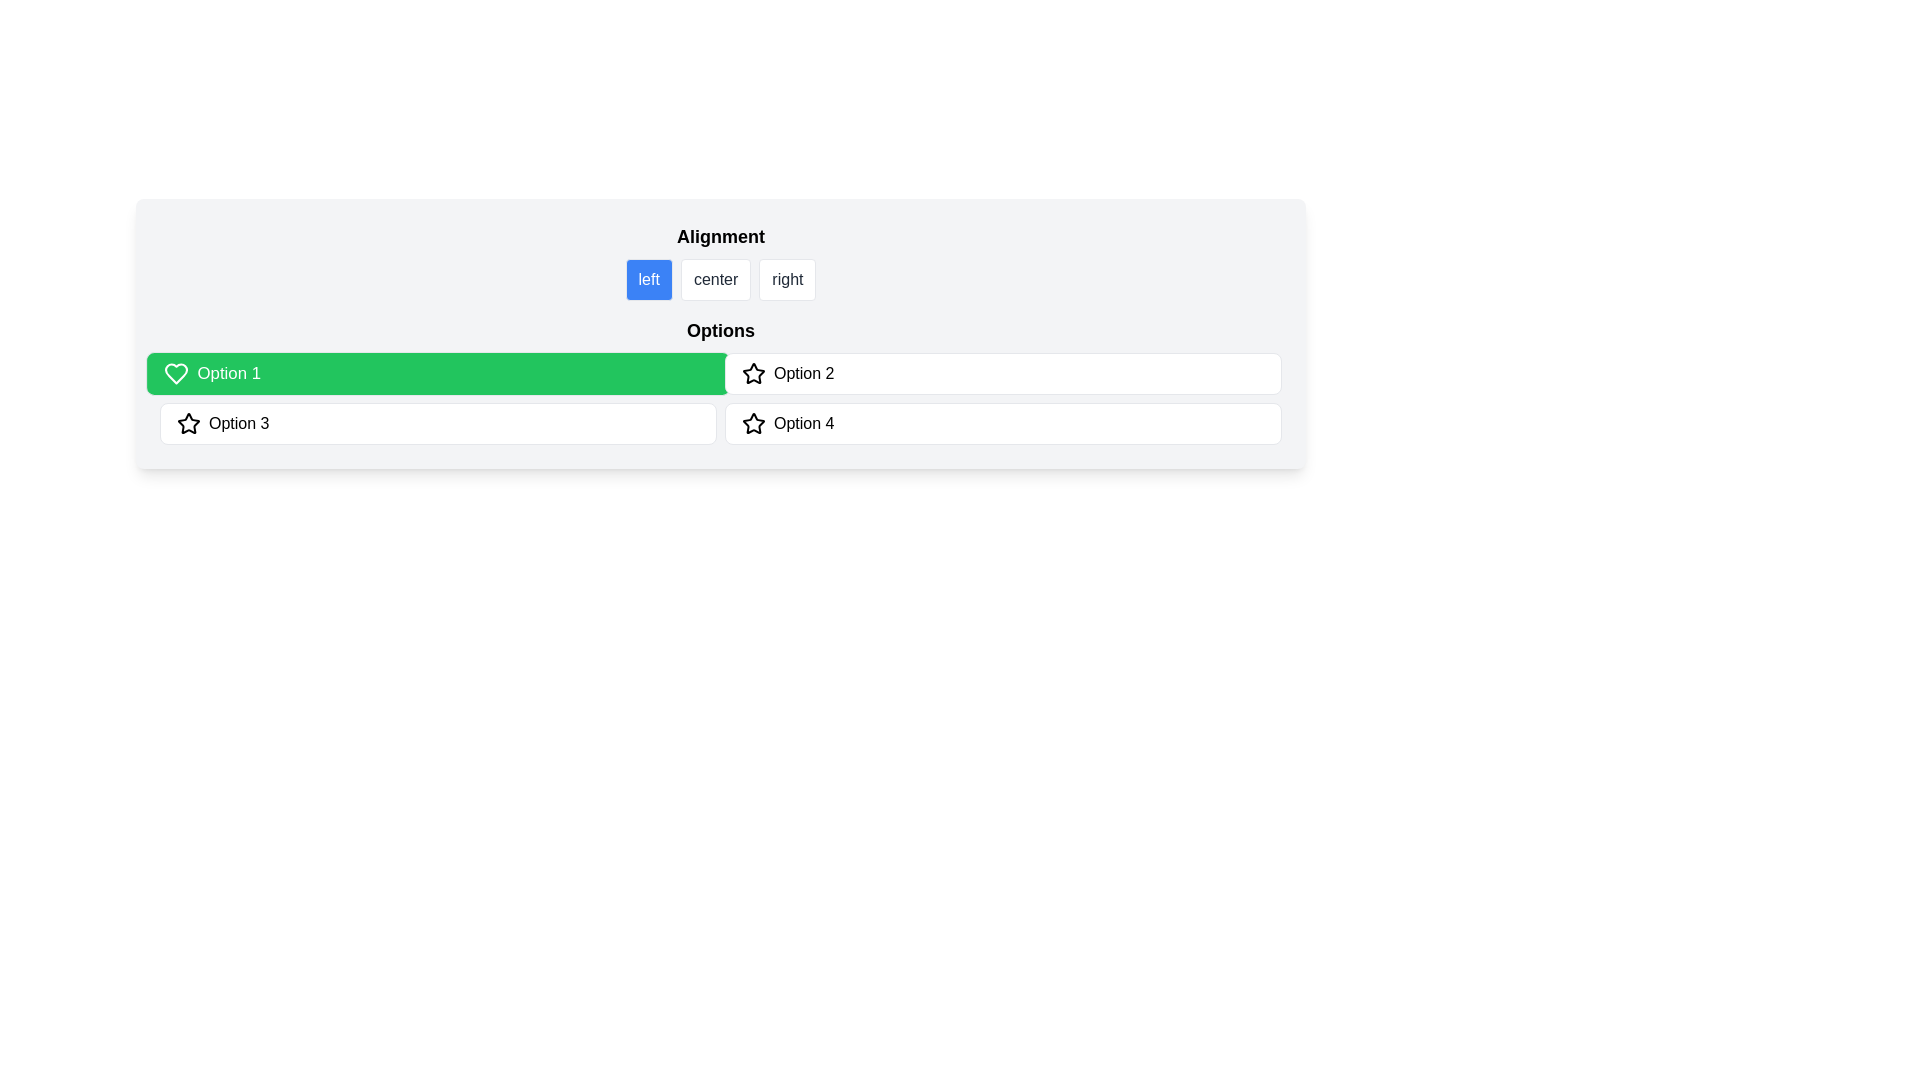 This screenshot has height=1080, width=1920. I want to click on the stylized star icon with outlined edges located next to the label 'Option 4' to interact with it, so click(752, 423).